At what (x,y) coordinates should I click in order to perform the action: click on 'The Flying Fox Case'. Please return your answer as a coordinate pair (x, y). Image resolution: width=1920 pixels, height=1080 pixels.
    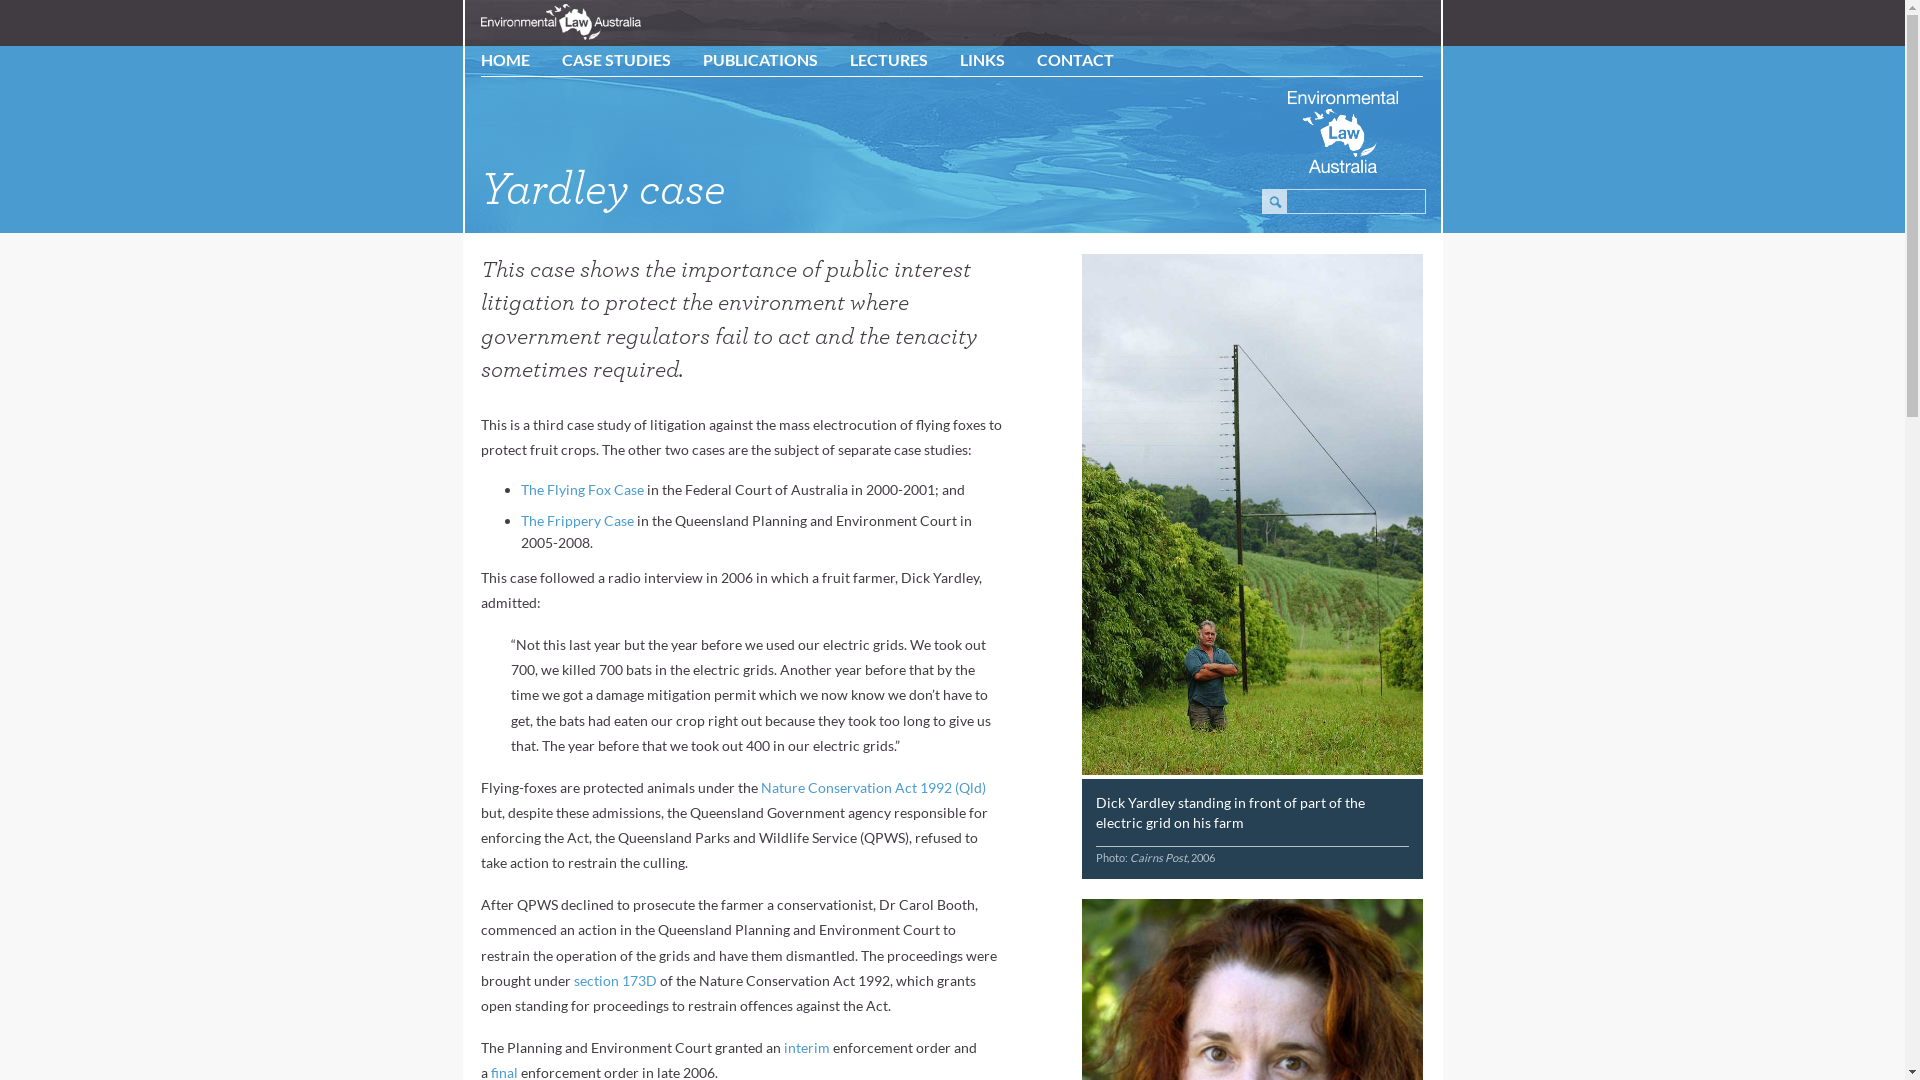
    Looking at the image, I should click on (581, 489).